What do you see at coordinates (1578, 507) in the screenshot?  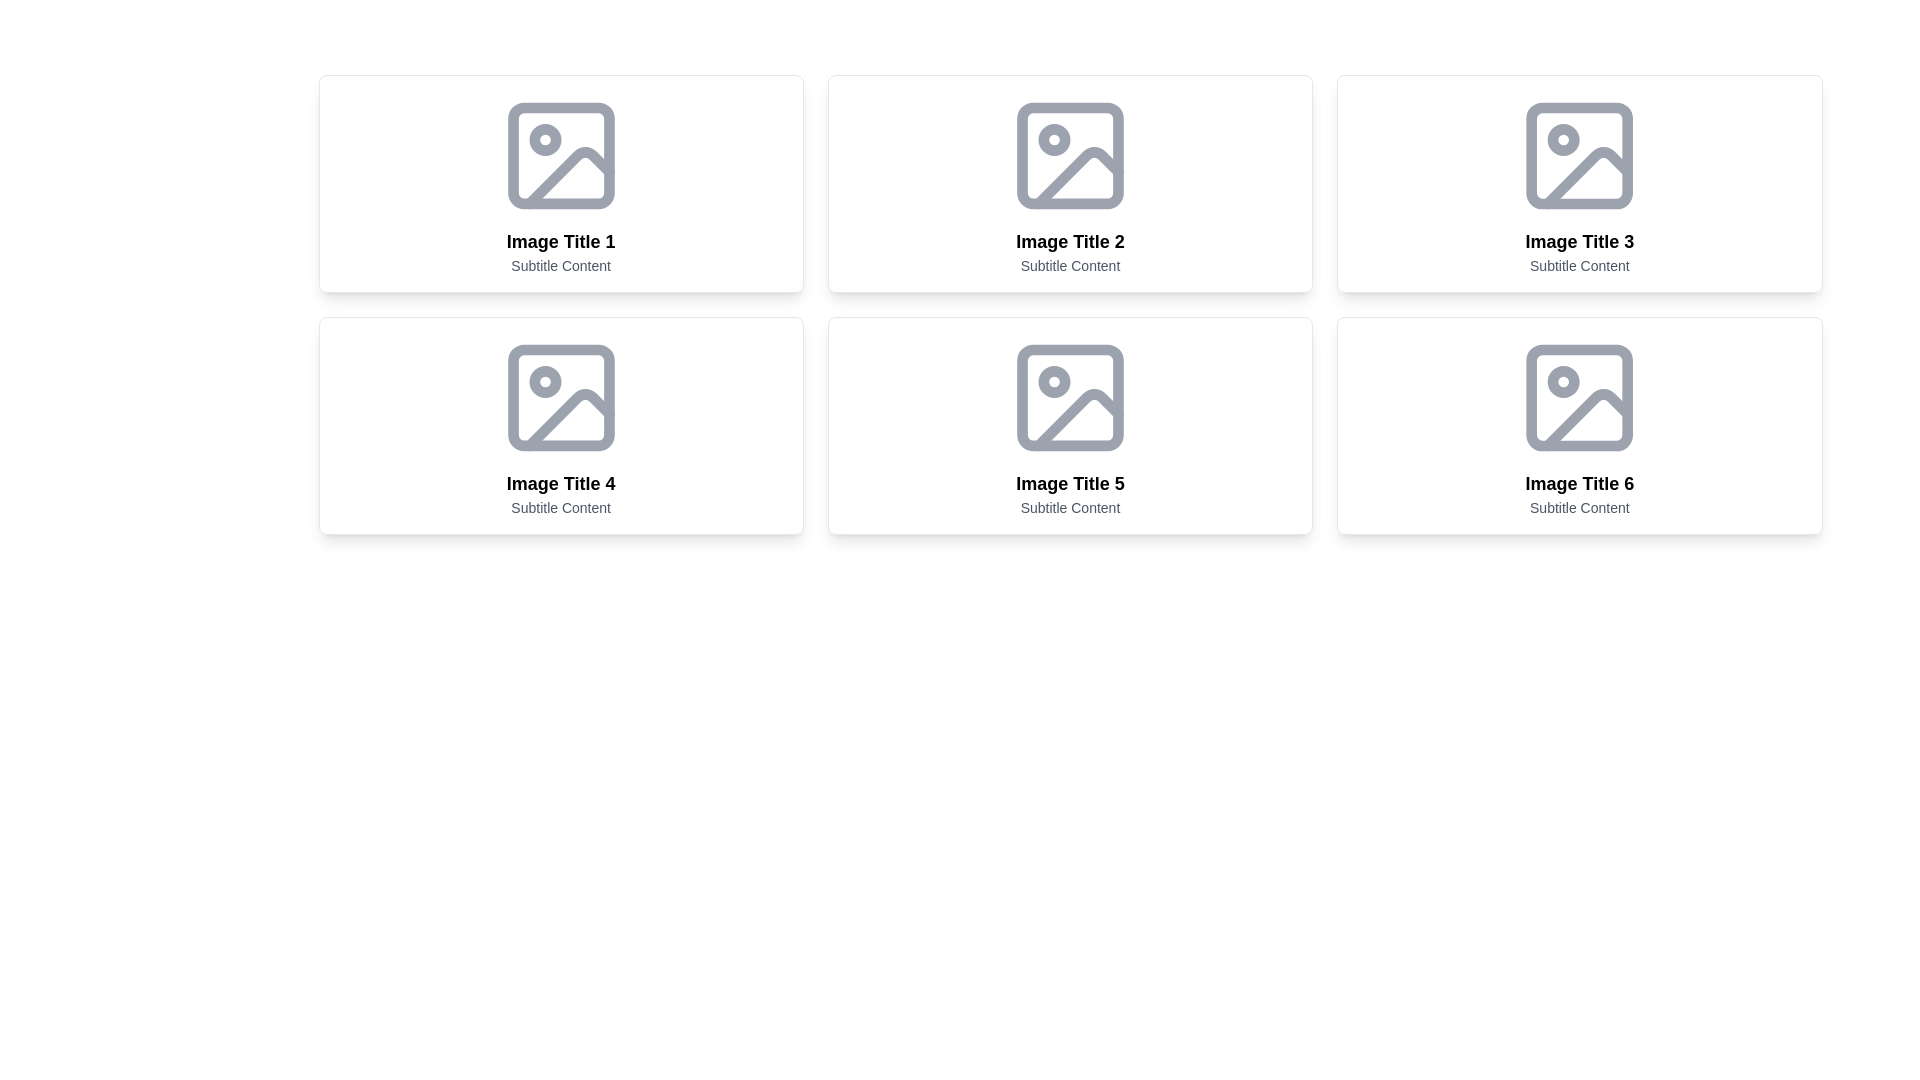 I see `the text label displaying 'Subtitle Content', which is styled in gray and located below the title 'Image Title 6' in the grid layout` at bounding box center [1578, 507].